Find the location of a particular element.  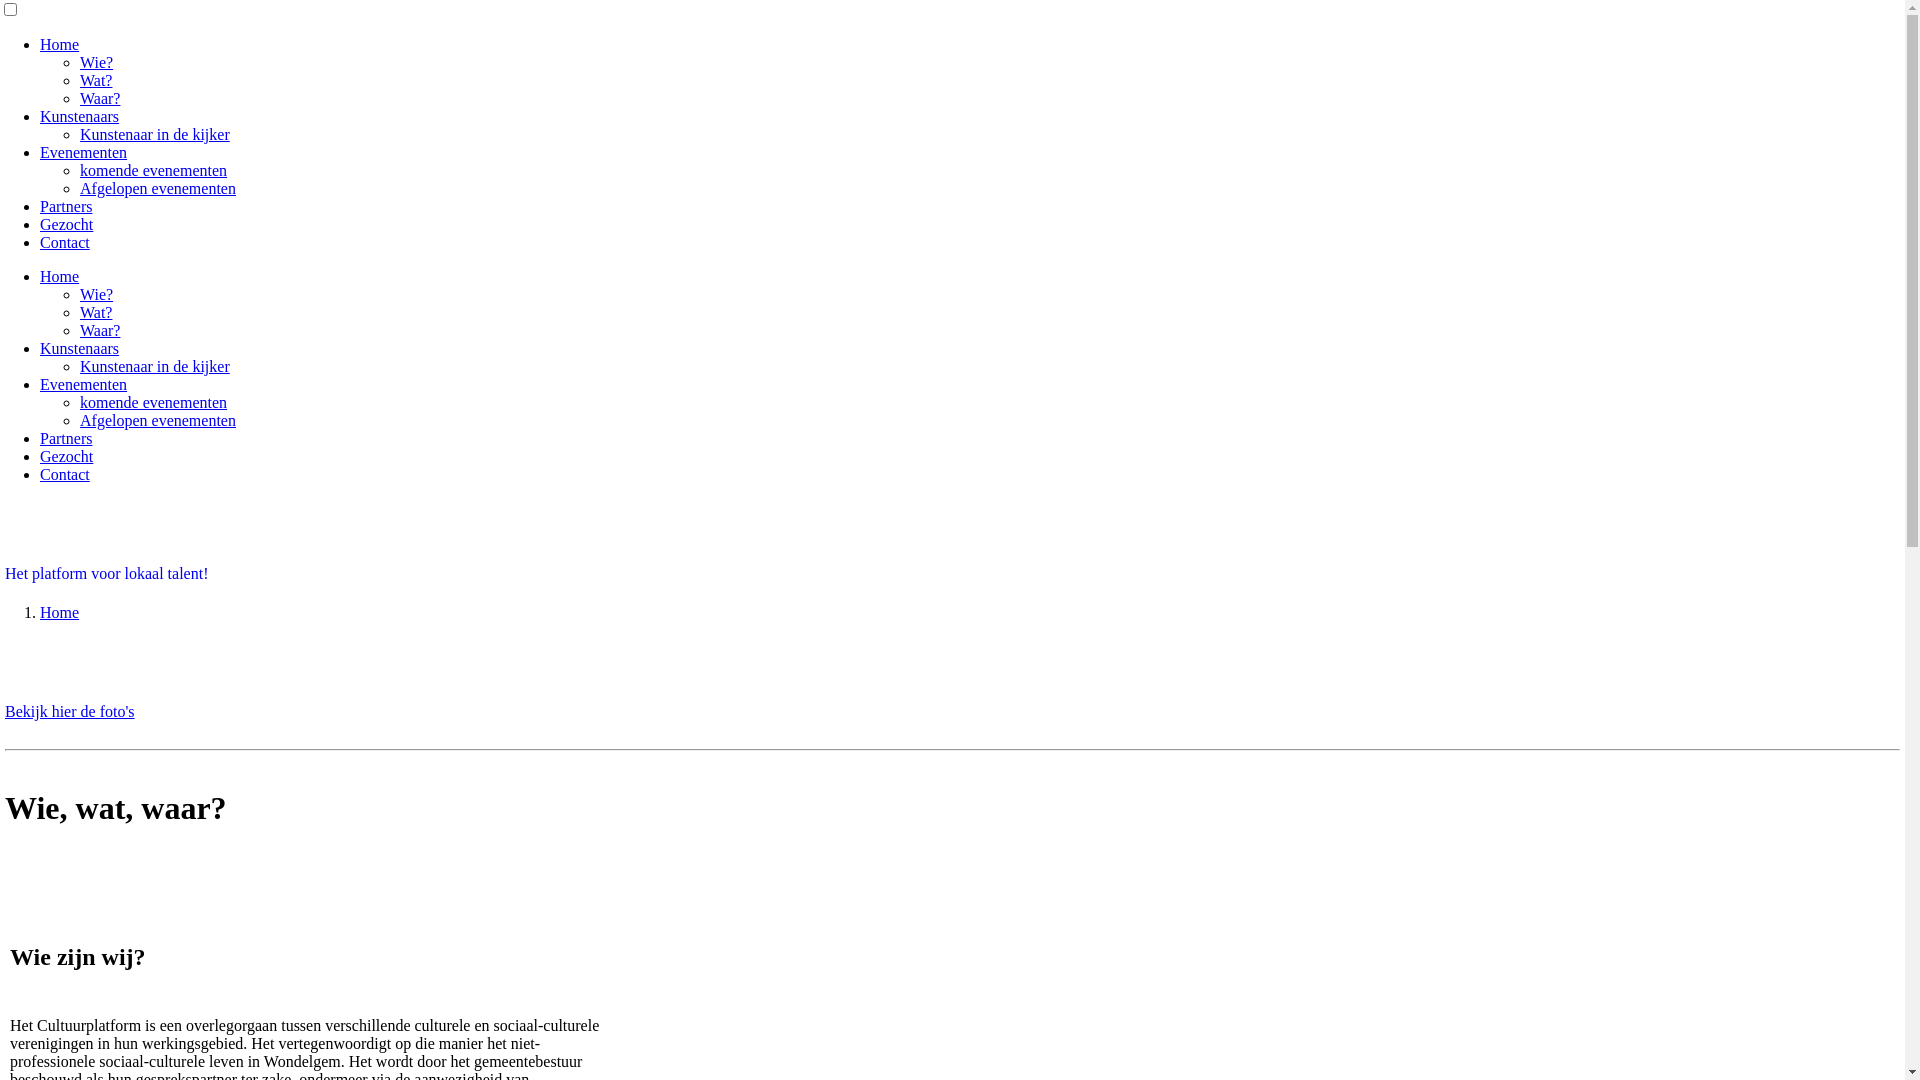

'Bekijk hier de foto's' is located at coordinates (70, 710).